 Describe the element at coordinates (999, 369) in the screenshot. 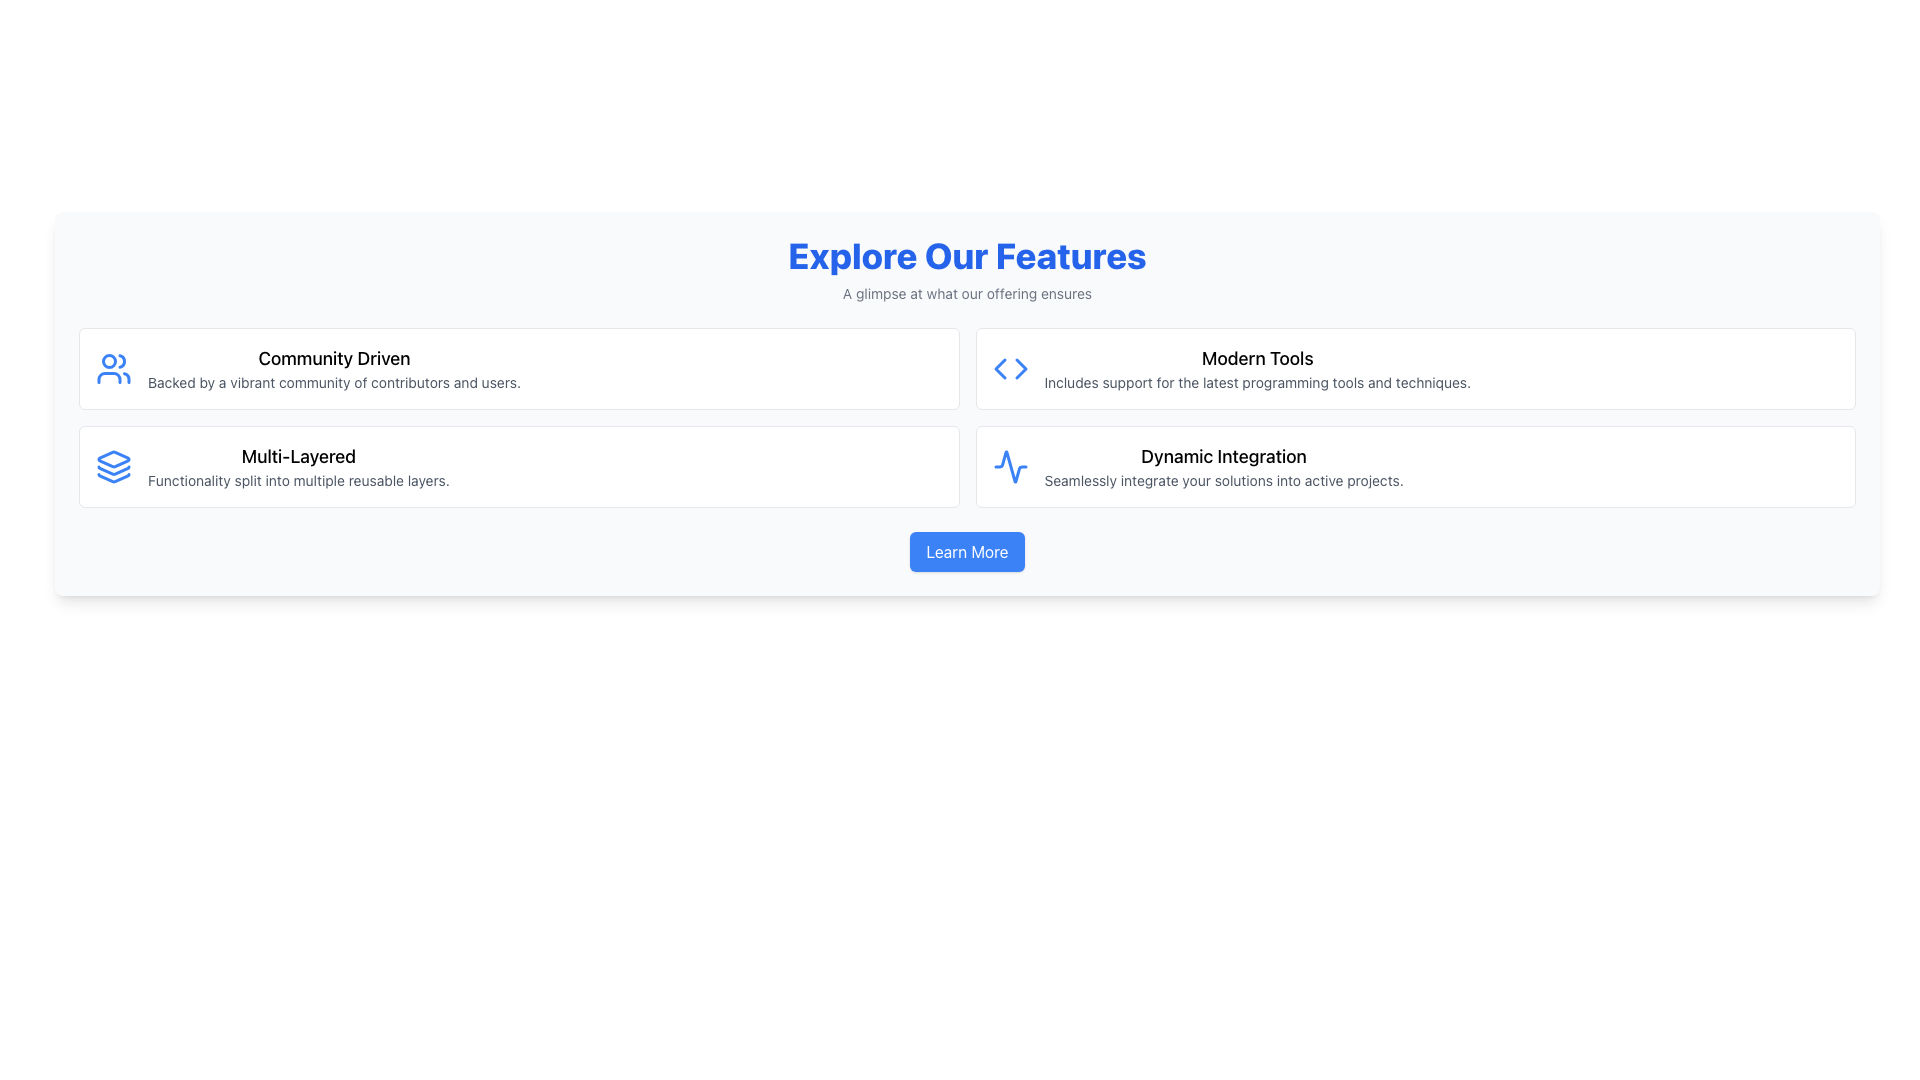

I see `Decorative SVG shape located in the right column of the 'Modern Tools' feature description box, which serves as a visual element conveying a coding theme` at that location.